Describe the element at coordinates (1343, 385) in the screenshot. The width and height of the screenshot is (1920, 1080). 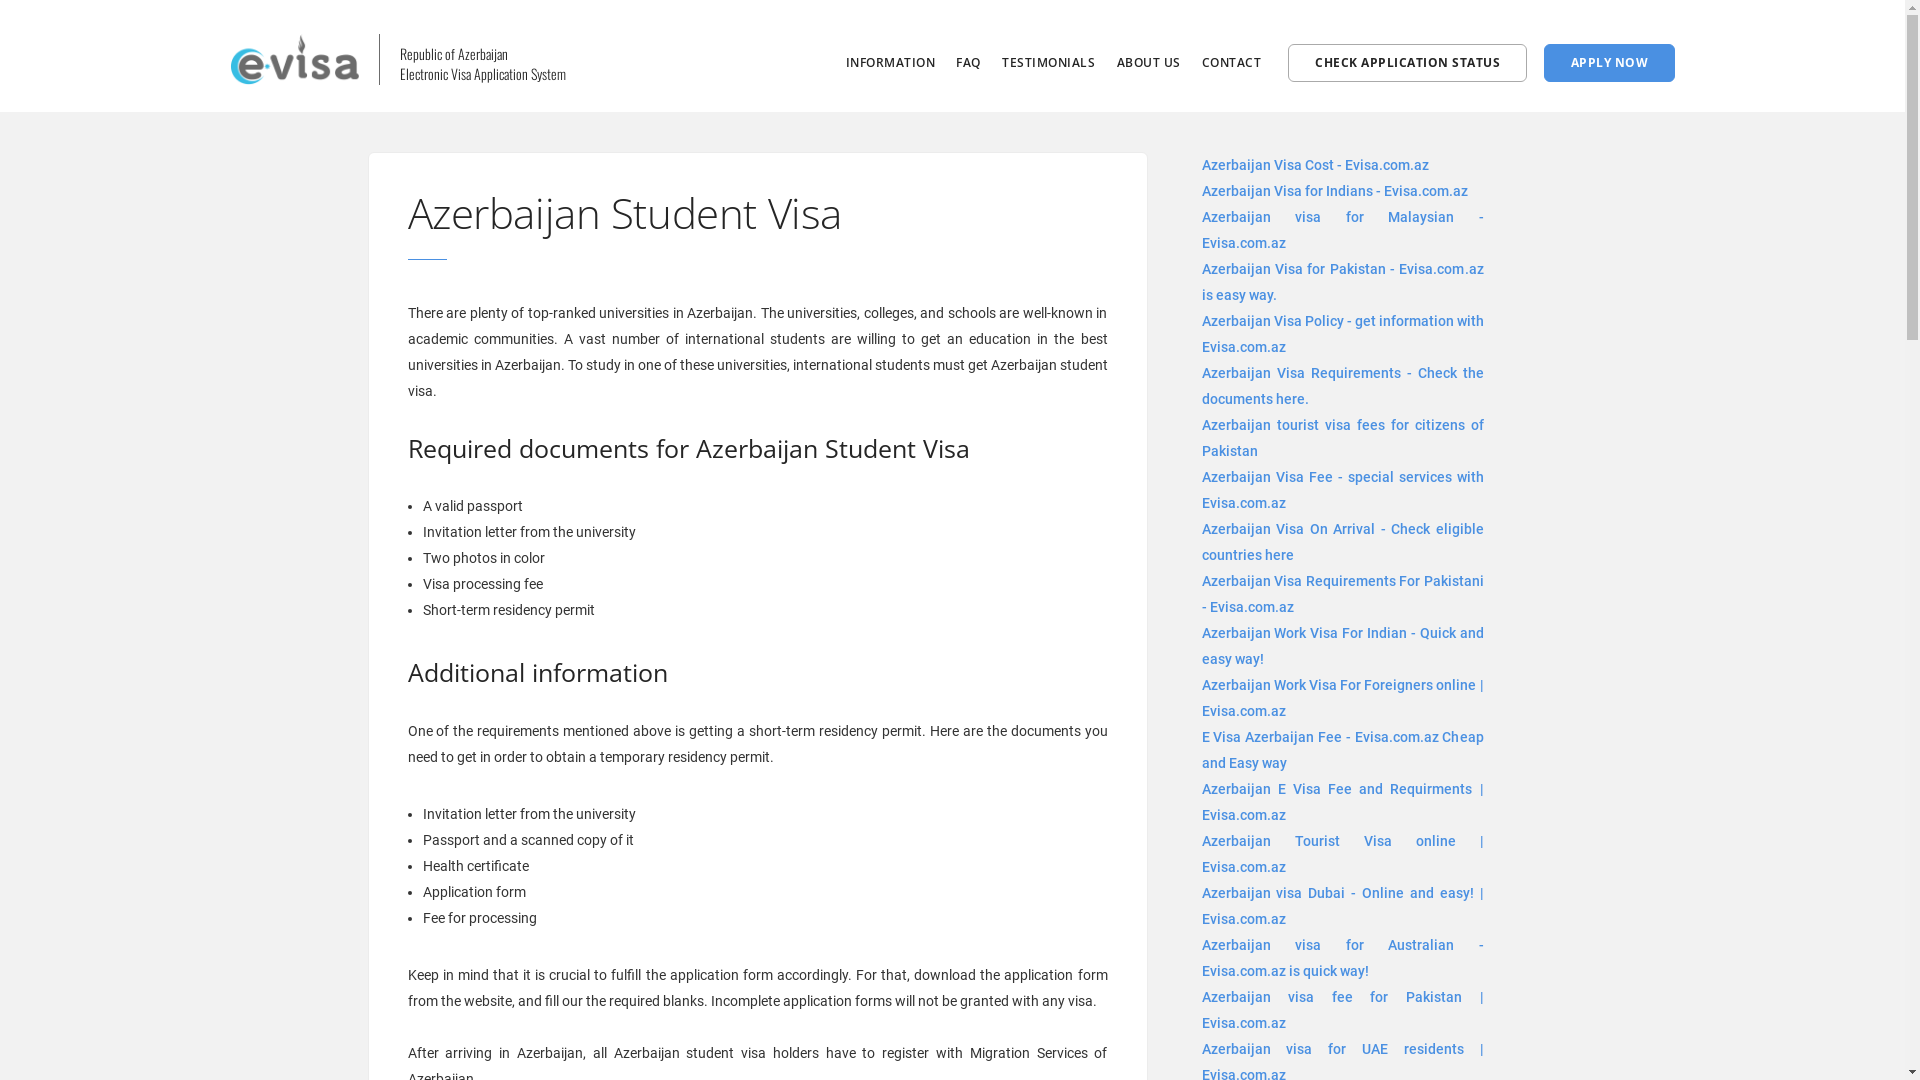
I see `'Azerbaijan Visa Requirements - Check the documents here.'` at that location.